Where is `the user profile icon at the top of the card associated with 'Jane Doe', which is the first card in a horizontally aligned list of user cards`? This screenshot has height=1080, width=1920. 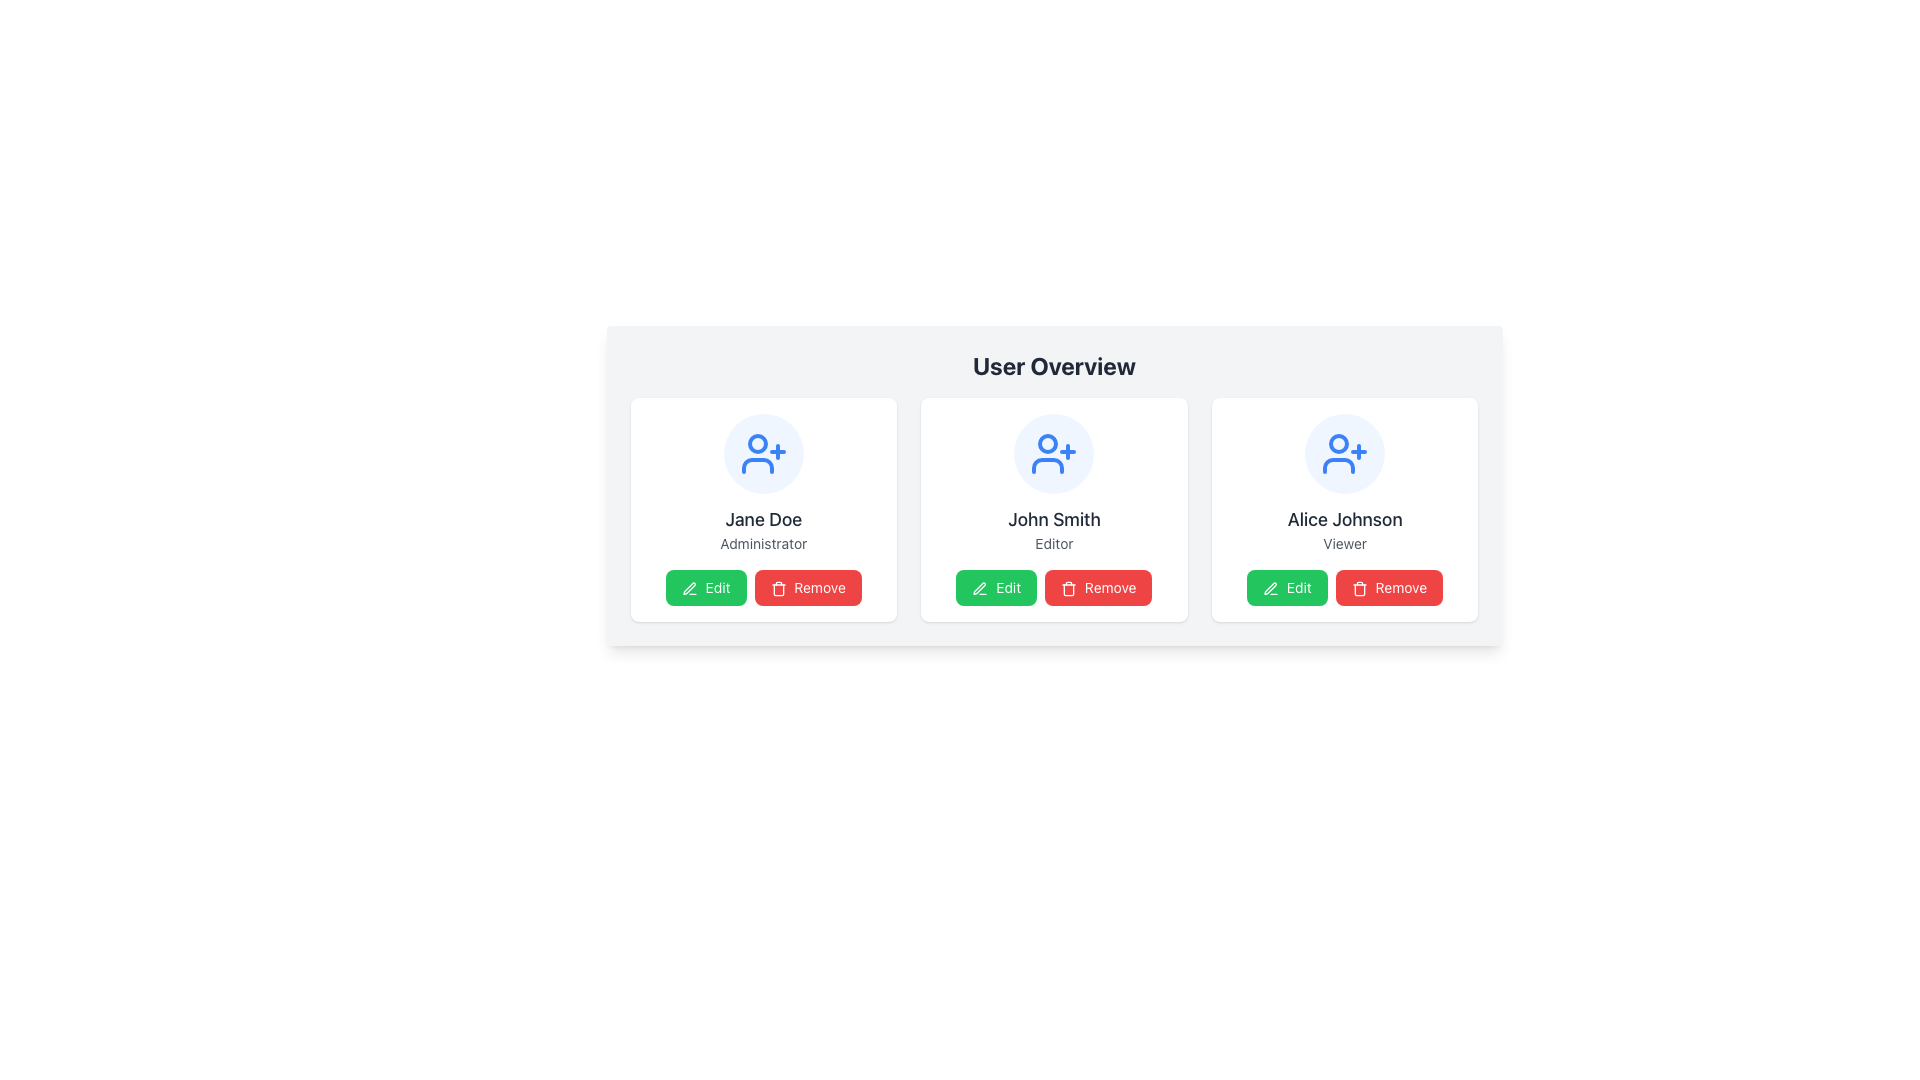 the user profile icon at the top of the card associated with 'Jane Doe', which is the first card in a horizontally aligned list of user cards is located at coordinates (762, 454).